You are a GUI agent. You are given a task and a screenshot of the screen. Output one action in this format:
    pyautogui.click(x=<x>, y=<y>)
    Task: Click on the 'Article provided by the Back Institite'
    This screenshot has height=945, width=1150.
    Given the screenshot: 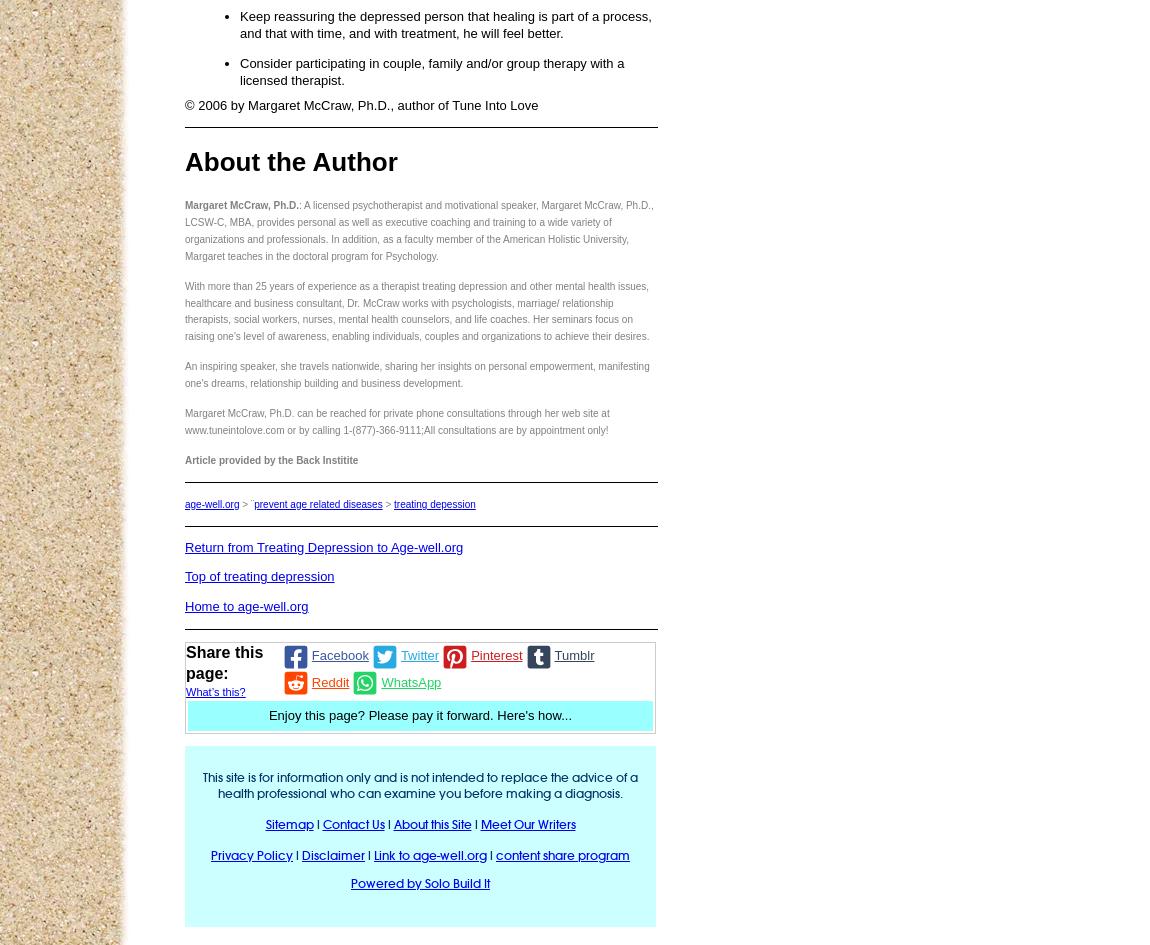 What is the action you would take?
    pyautogui.click(x=270, y=459)
    